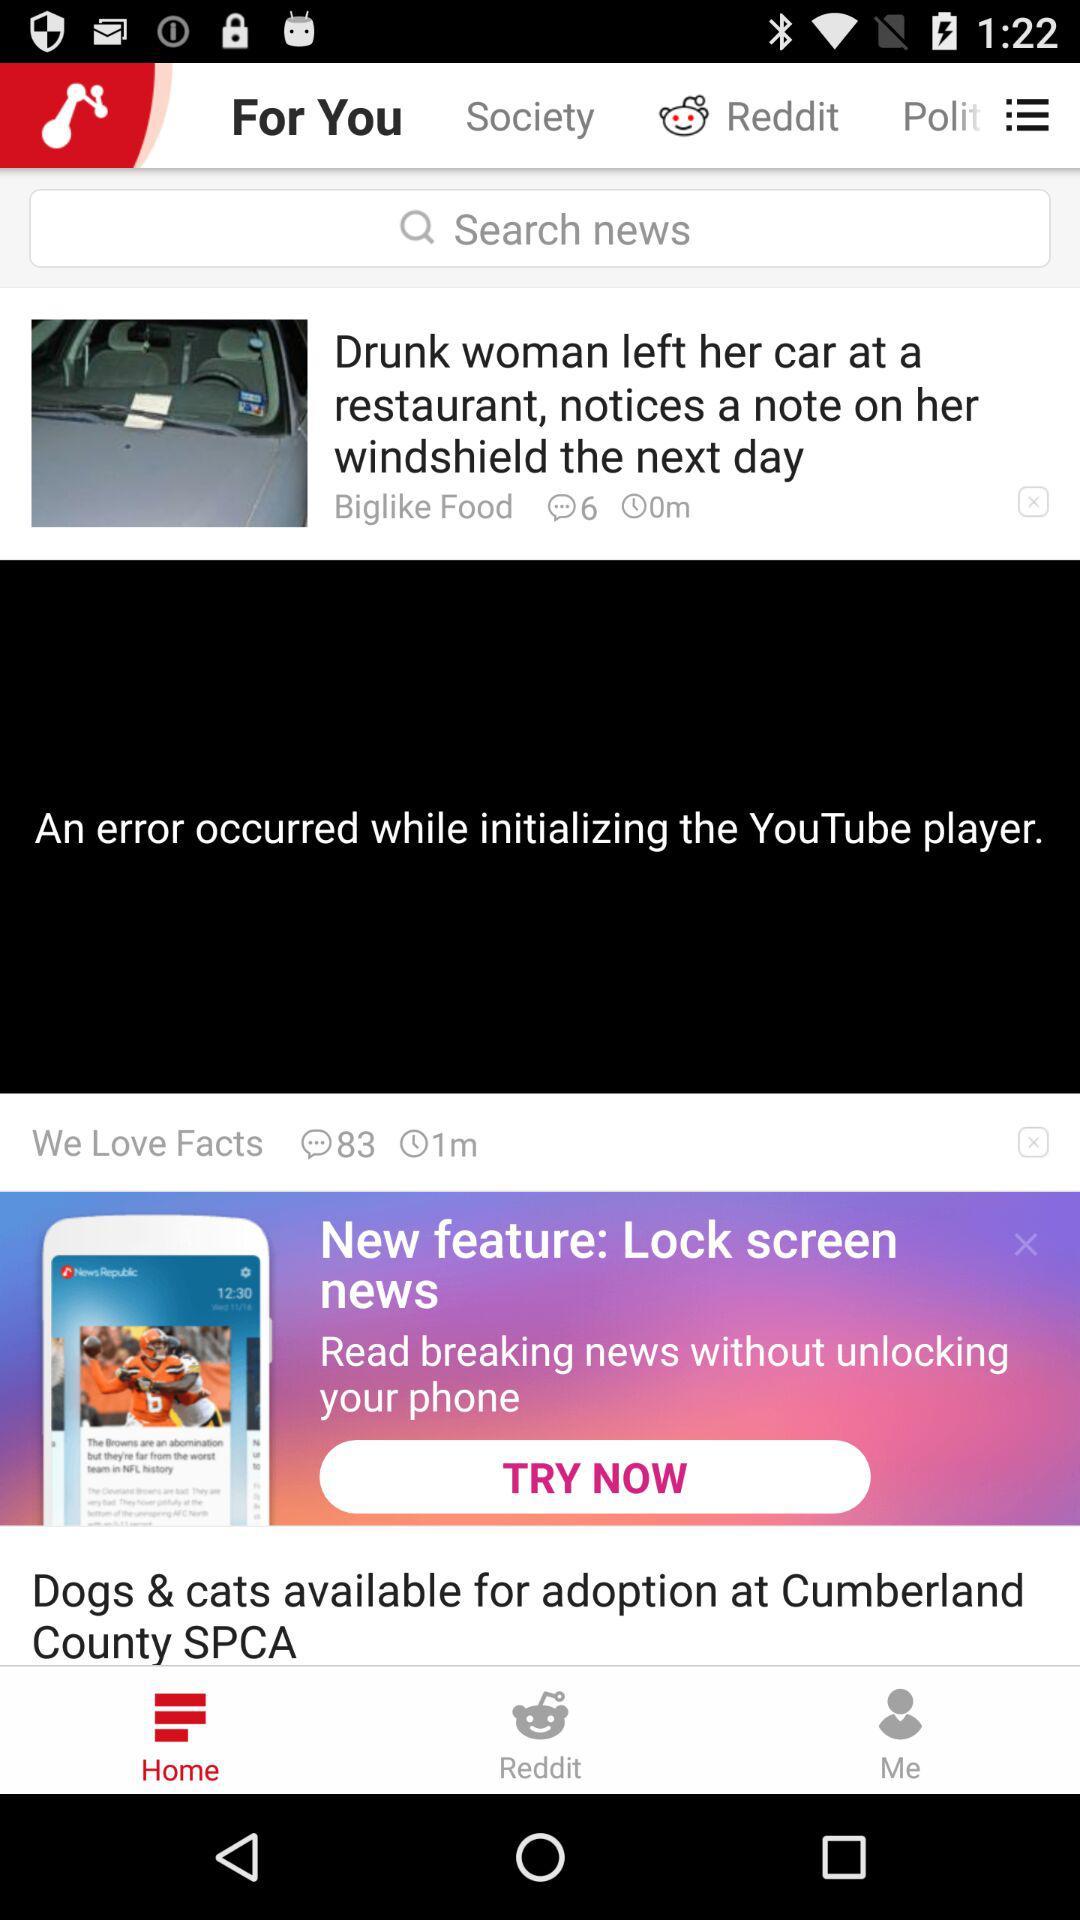 The width and height of the screenshot is (1080, 1920). I want to click on icon next to the for you, so click(529, 114).